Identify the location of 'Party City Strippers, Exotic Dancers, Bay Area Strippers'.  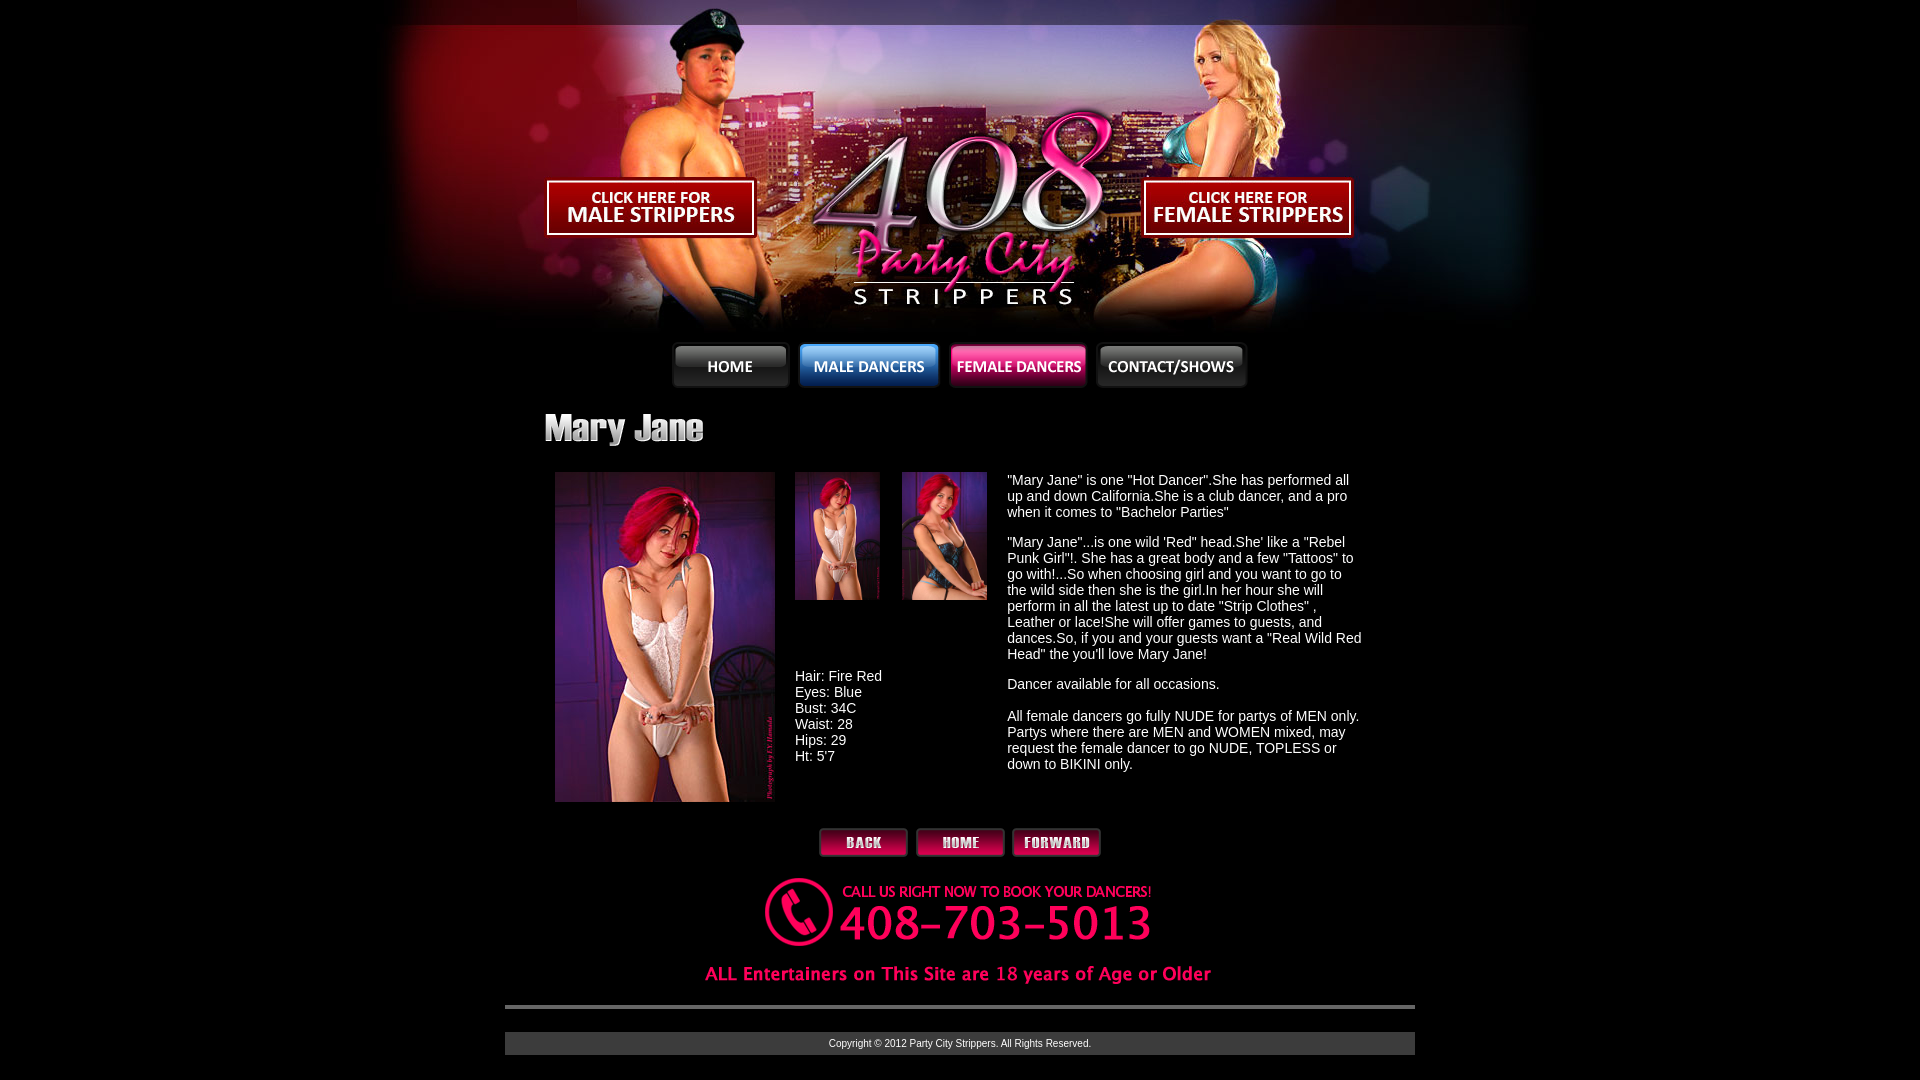
(1269, 169).